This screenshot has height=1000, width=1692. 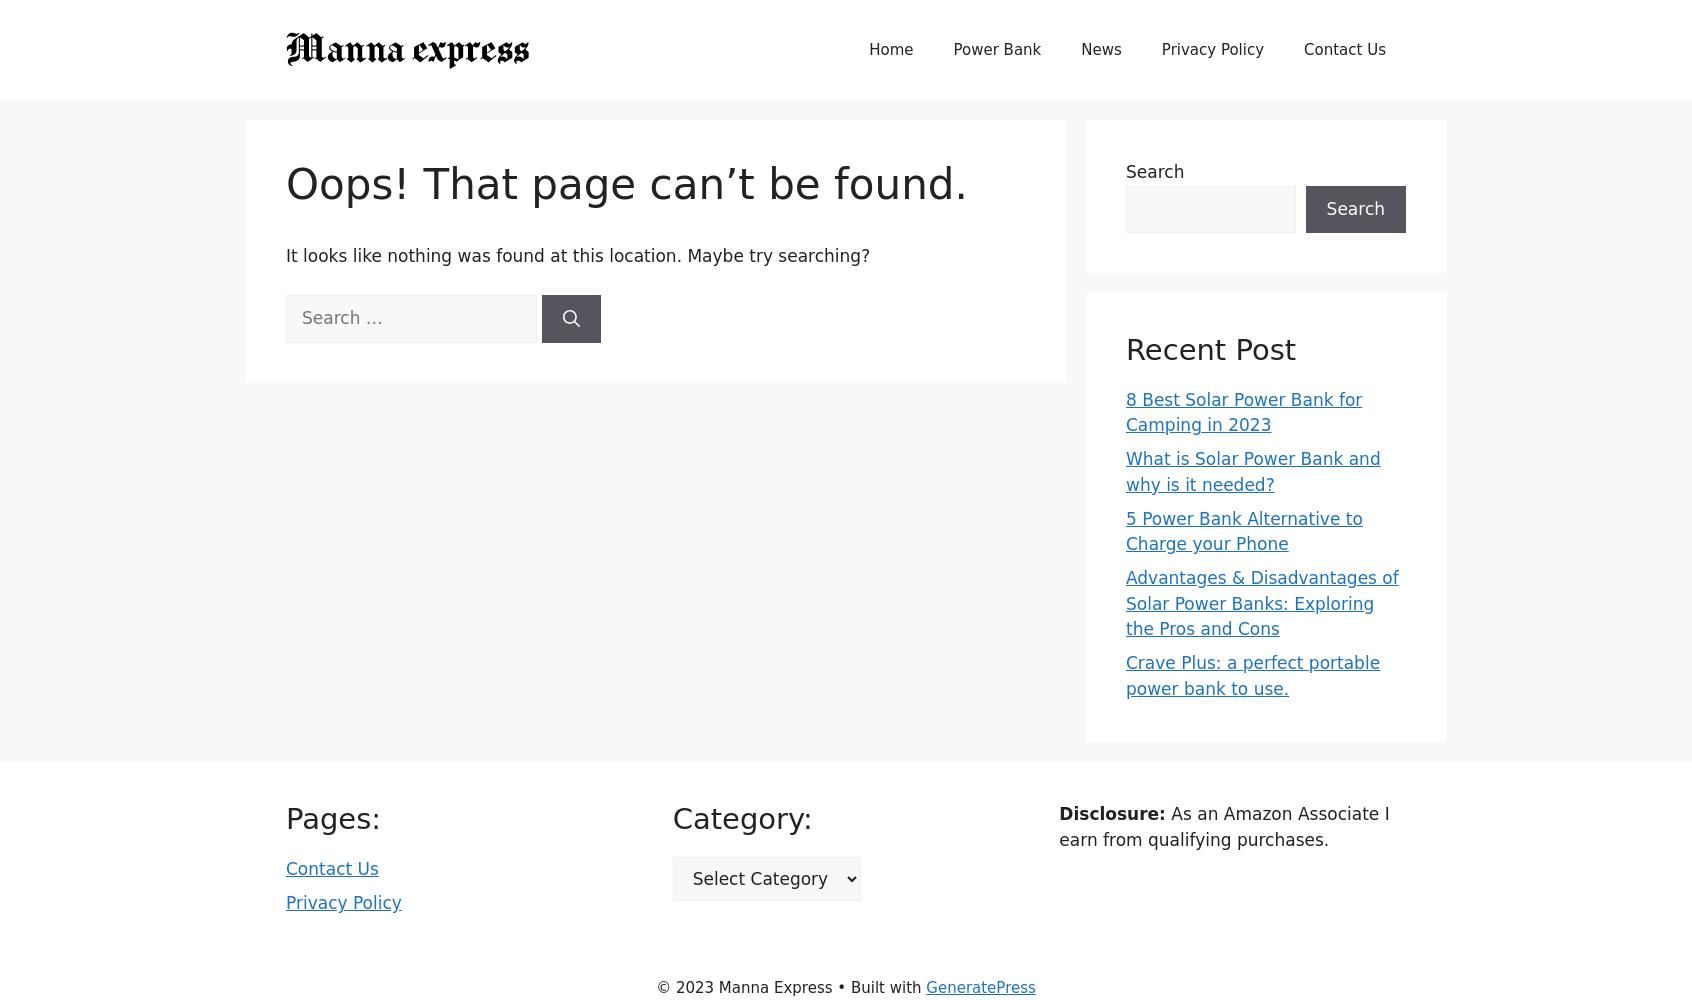 What do you see at coordinates (1252, 470) in the screenshot?
I see `'What is Solar Power Bank and why is it needed?'` at bounding box center [1252, 470].